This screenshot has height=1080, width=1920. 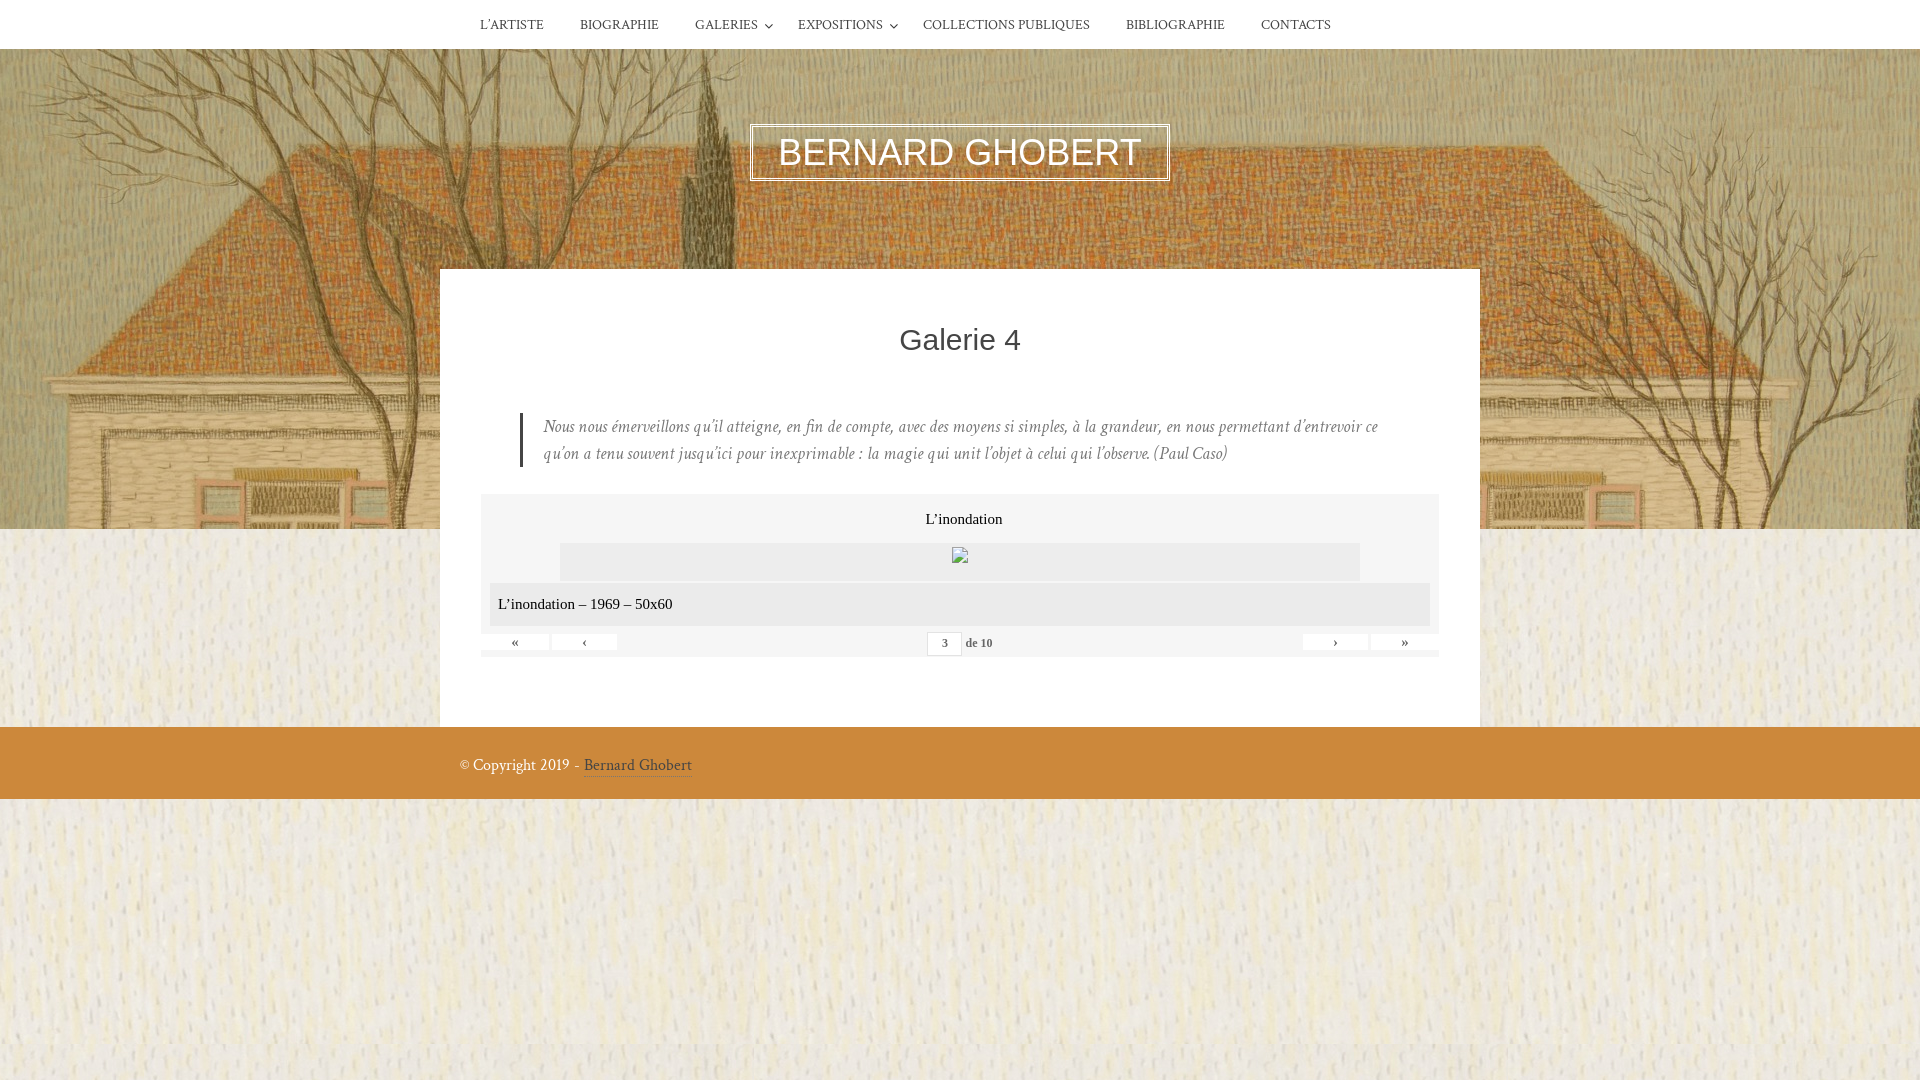 What do you see at coordinates (637, 764) in the screenshot?
I see `'Bernard Ghobert'` at bounding box center [637, 764].